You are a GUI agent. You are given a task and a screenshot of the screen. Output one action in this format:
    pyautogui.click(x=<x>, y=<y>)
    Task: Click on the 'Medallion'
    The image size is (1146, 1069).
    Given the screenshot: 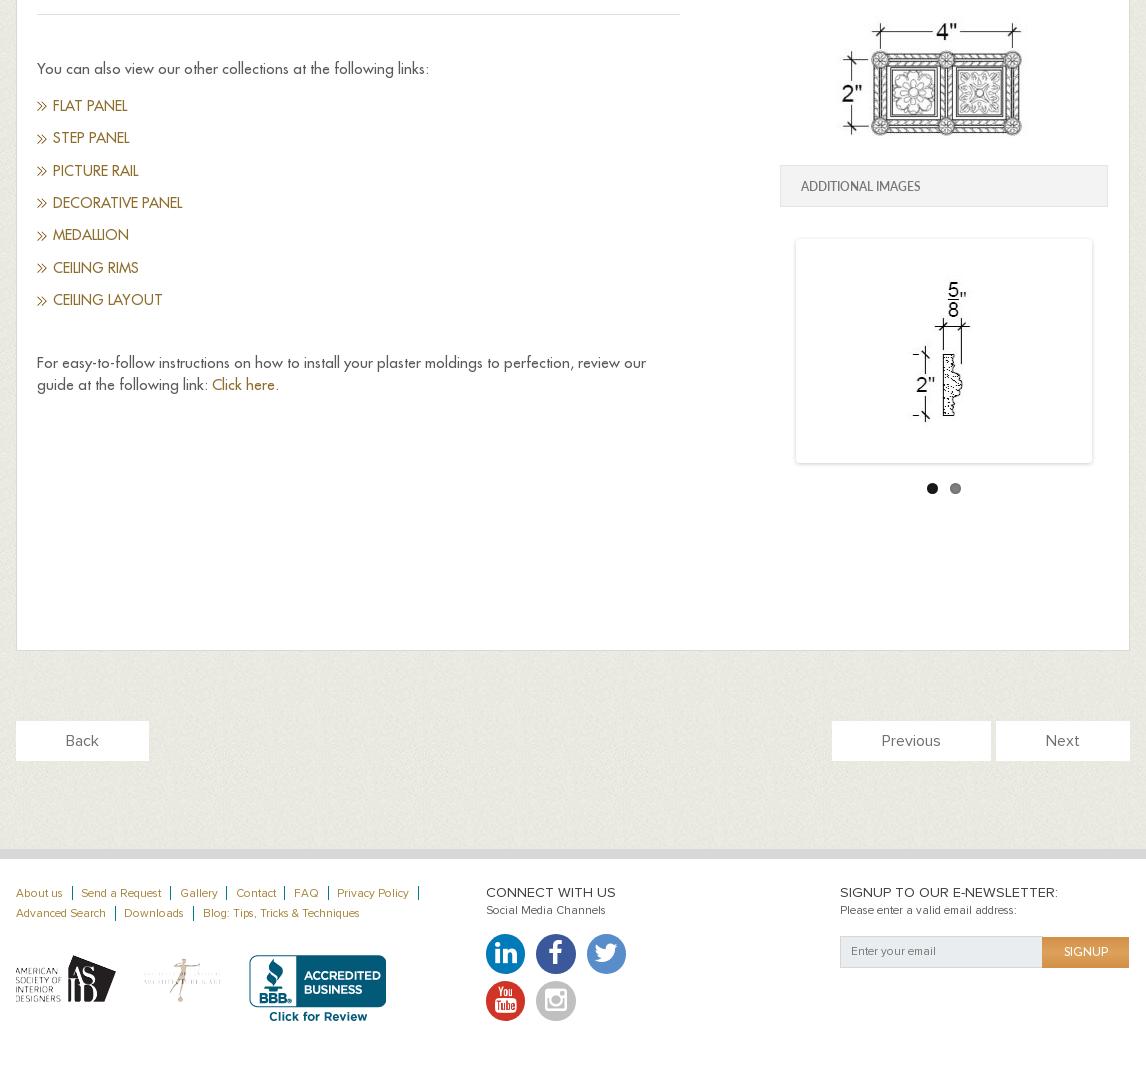 What is the action you would take?
    pyautogui.click(x=90, y=234)
    